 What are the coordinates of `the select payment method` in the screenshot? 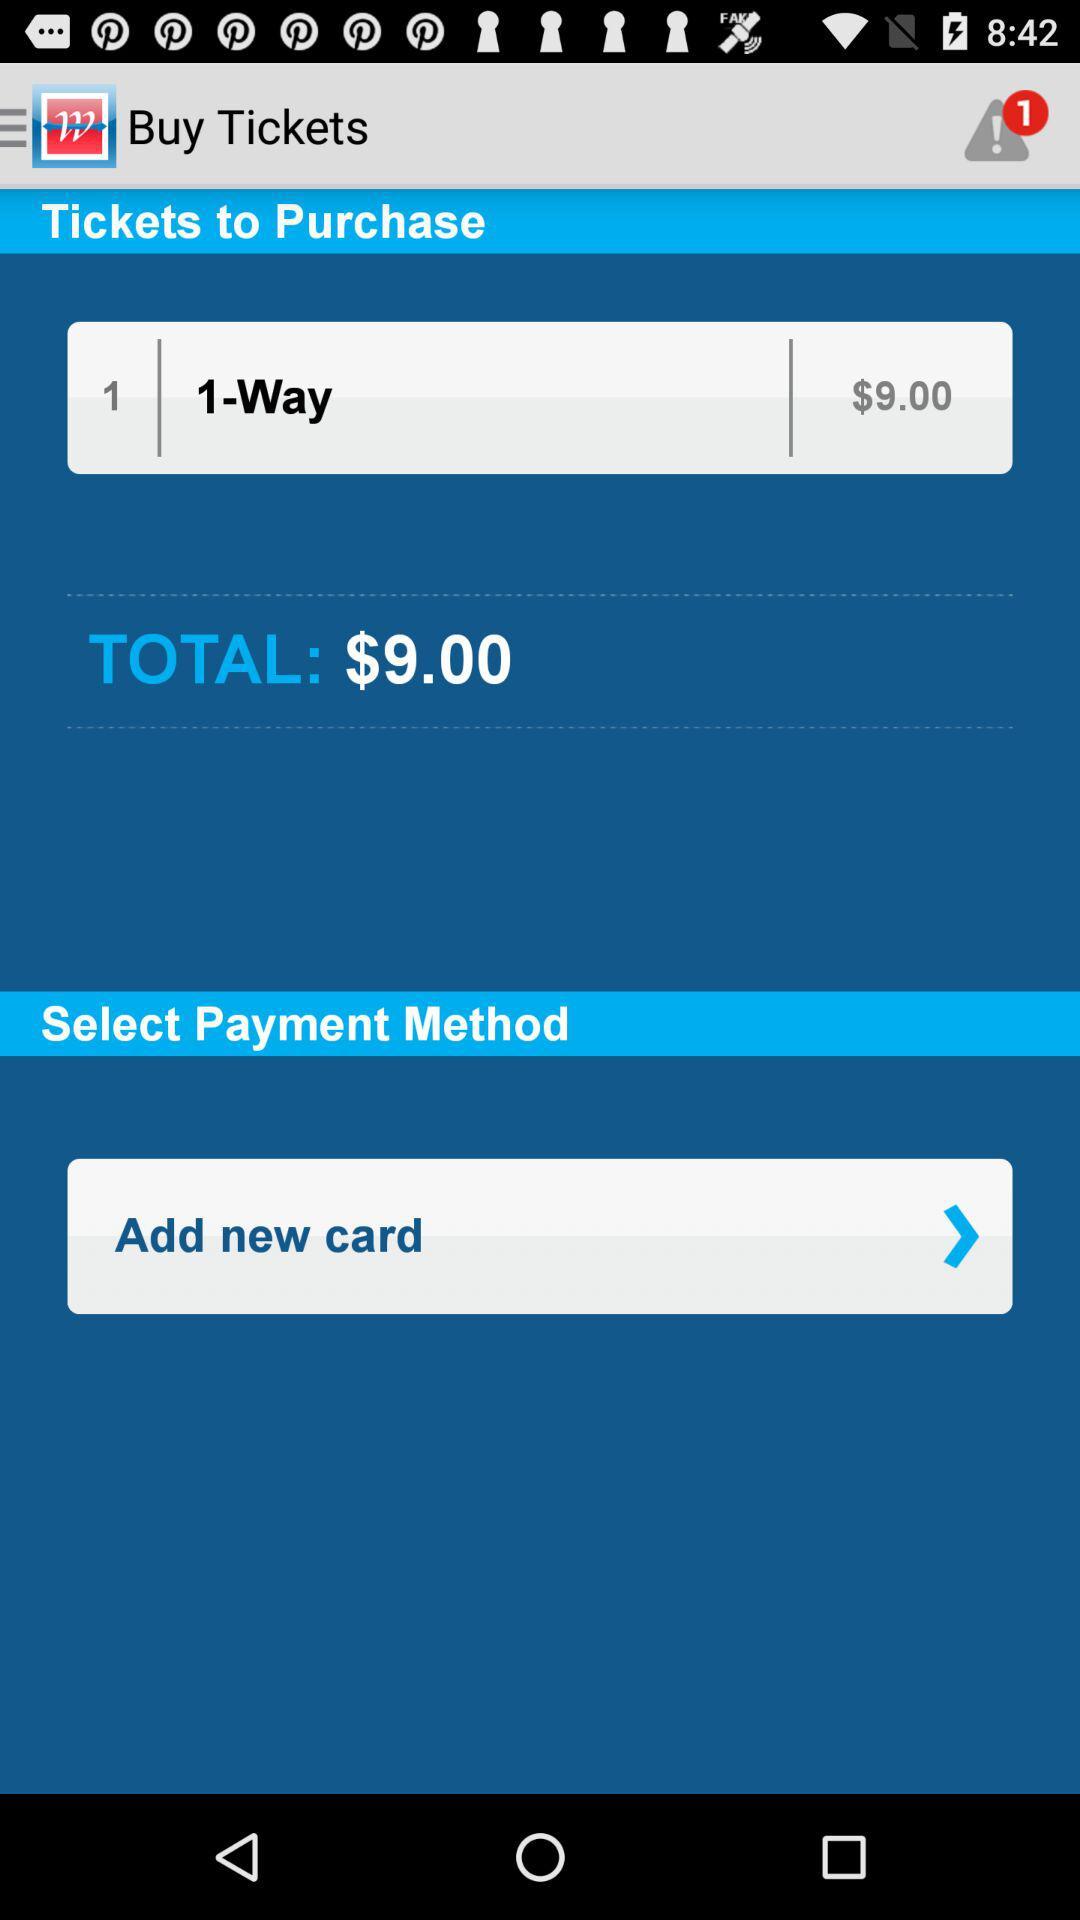 It's located at (540, 1023).